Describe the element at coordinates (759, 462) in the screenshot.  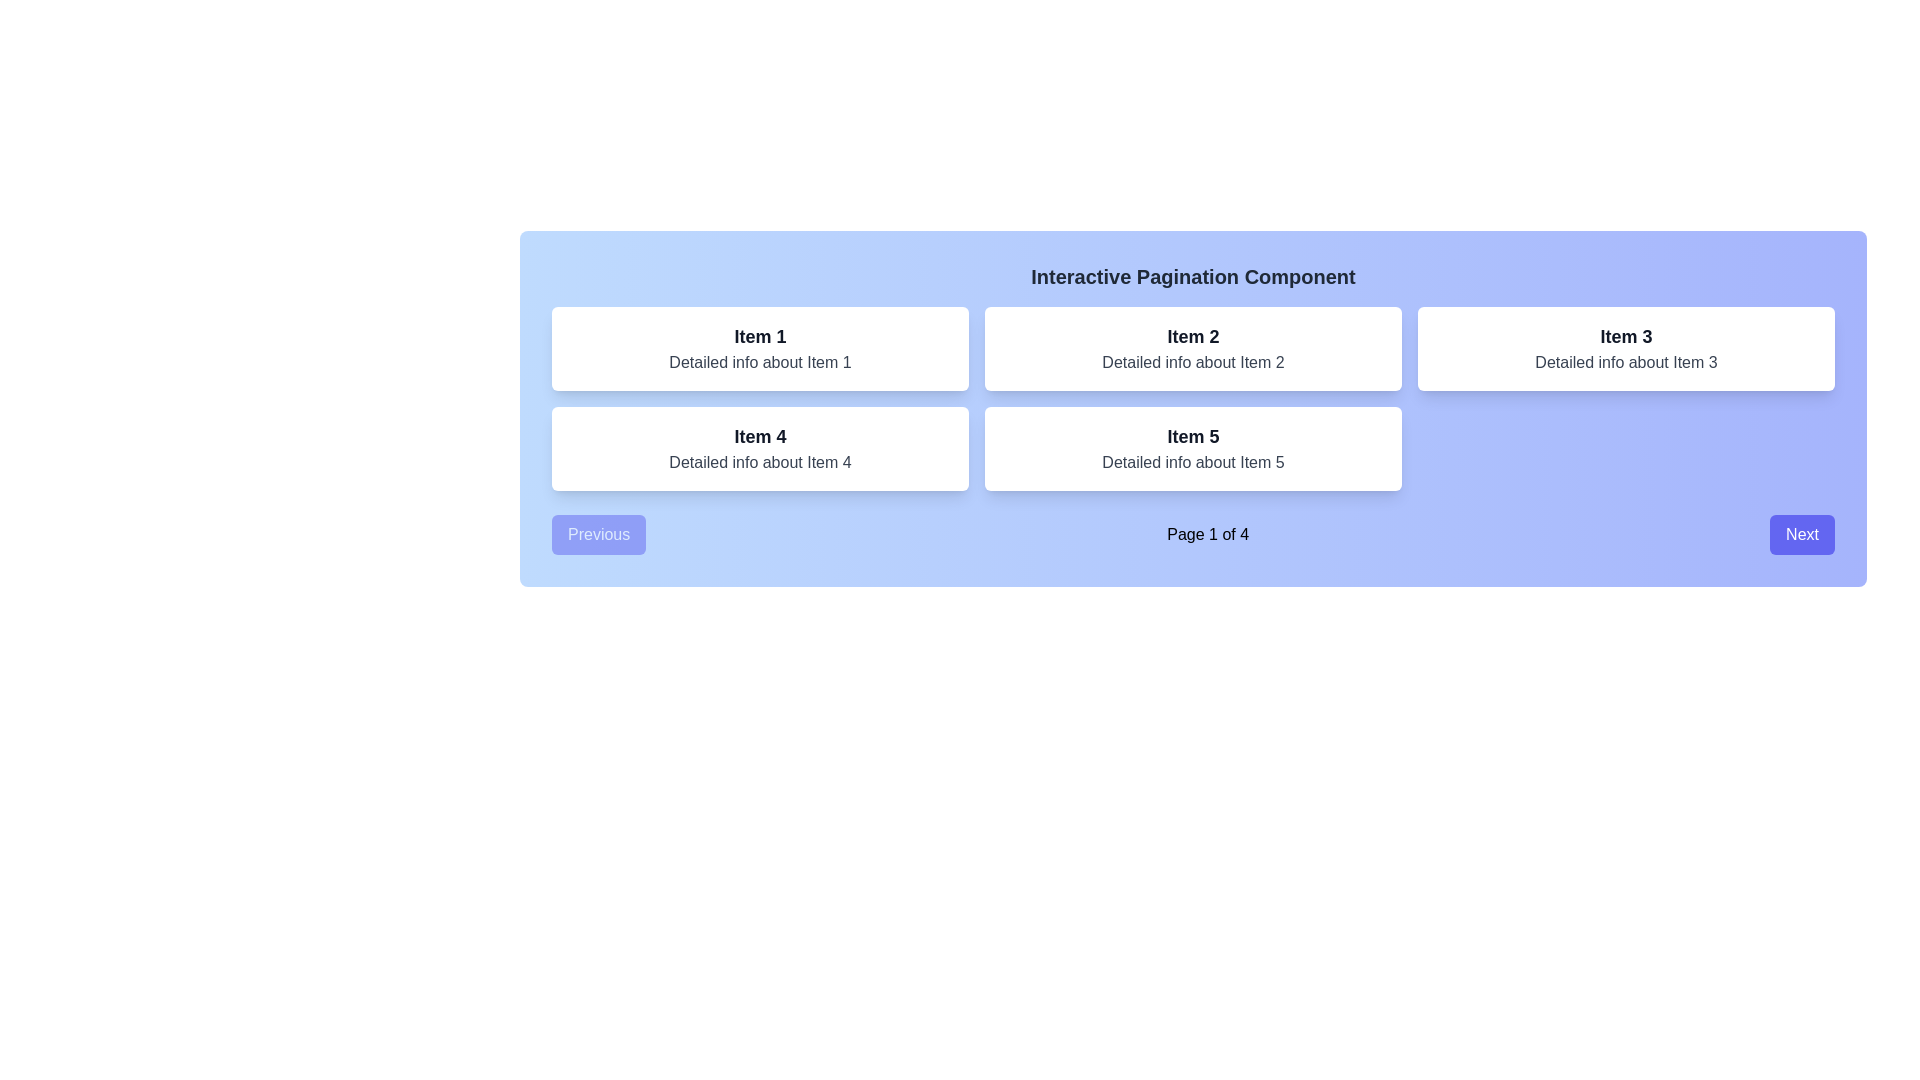
I see `the text label element styled in muted gray that reads 'Detailed info about Item 4', located below the heading 'Item 4' in a white card` at that location.